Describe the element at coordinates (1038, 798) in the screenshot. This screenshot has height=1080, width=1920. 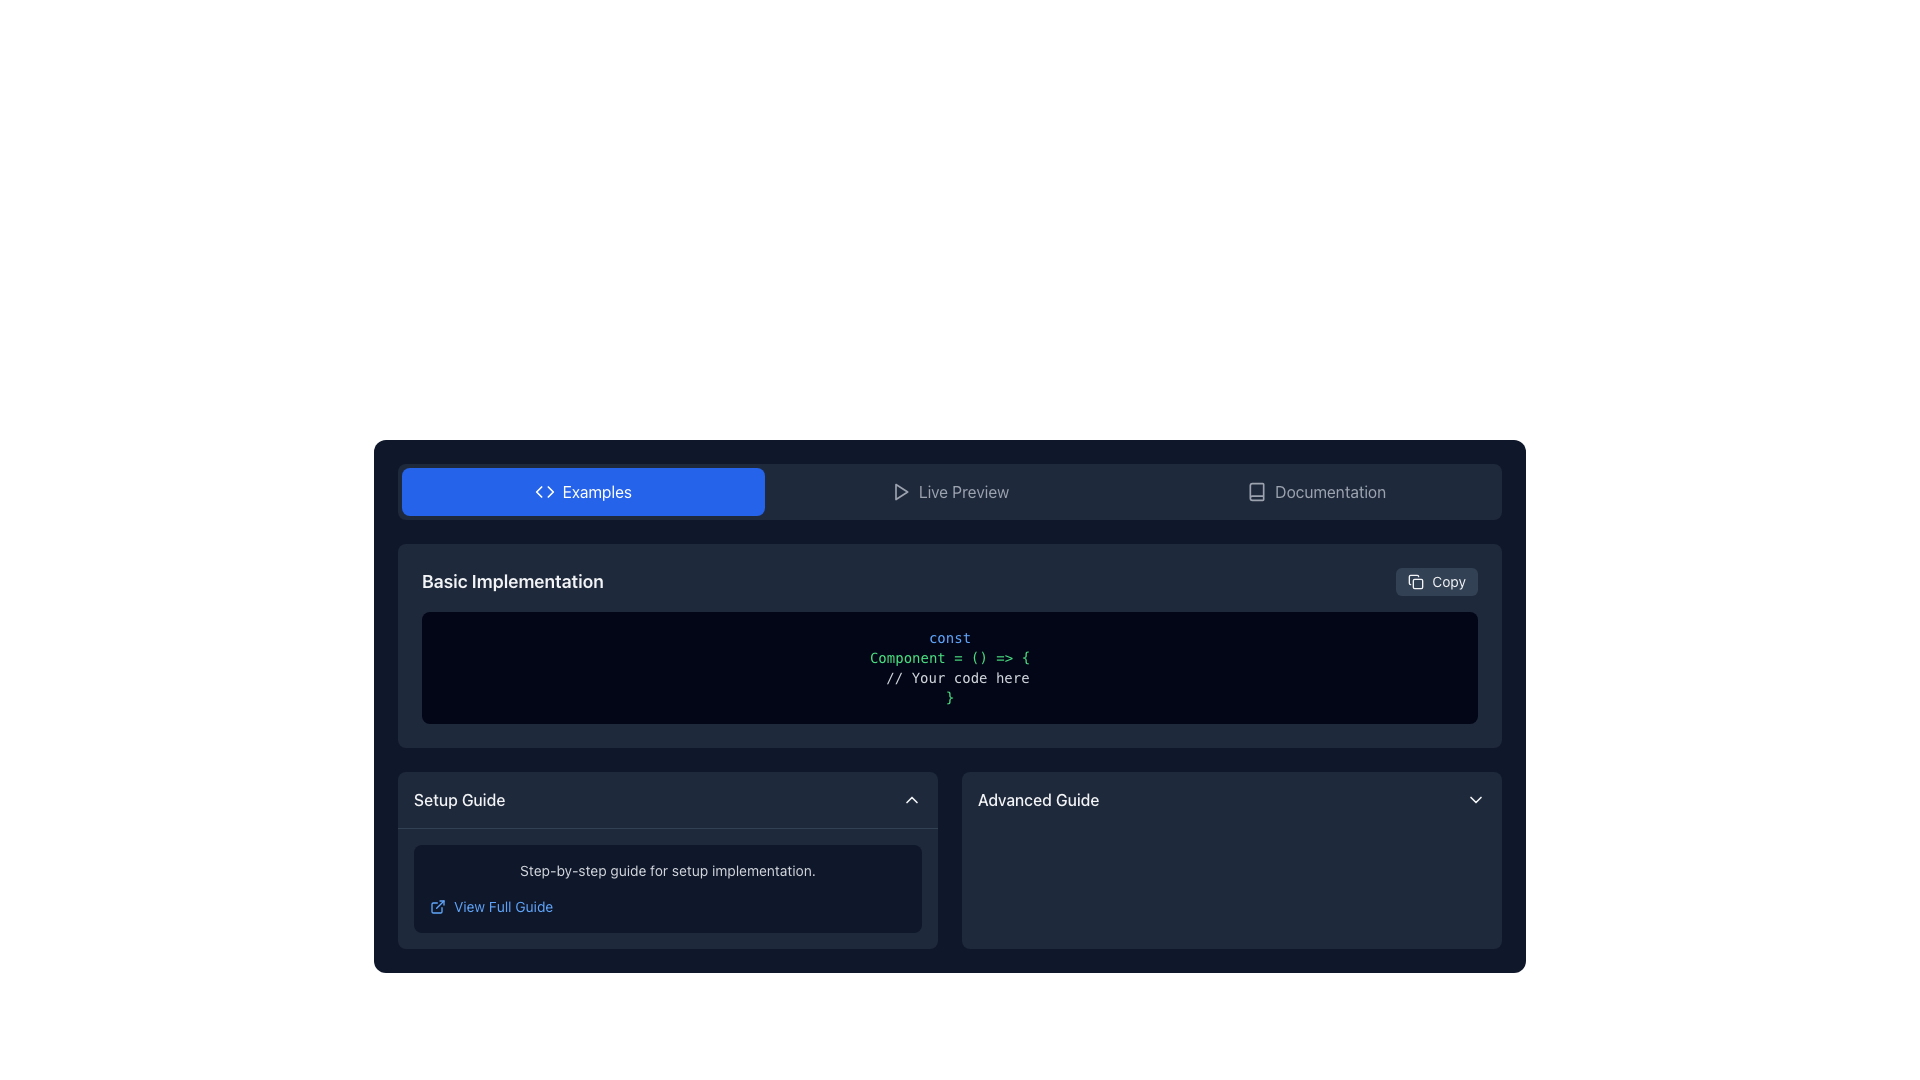
I see `the 'Advanced Guide' label, which is displayed in medium font style on a dark navy background, located to the right of the 'Setup Guide' section and towards the bottom of the main interface` at that location.